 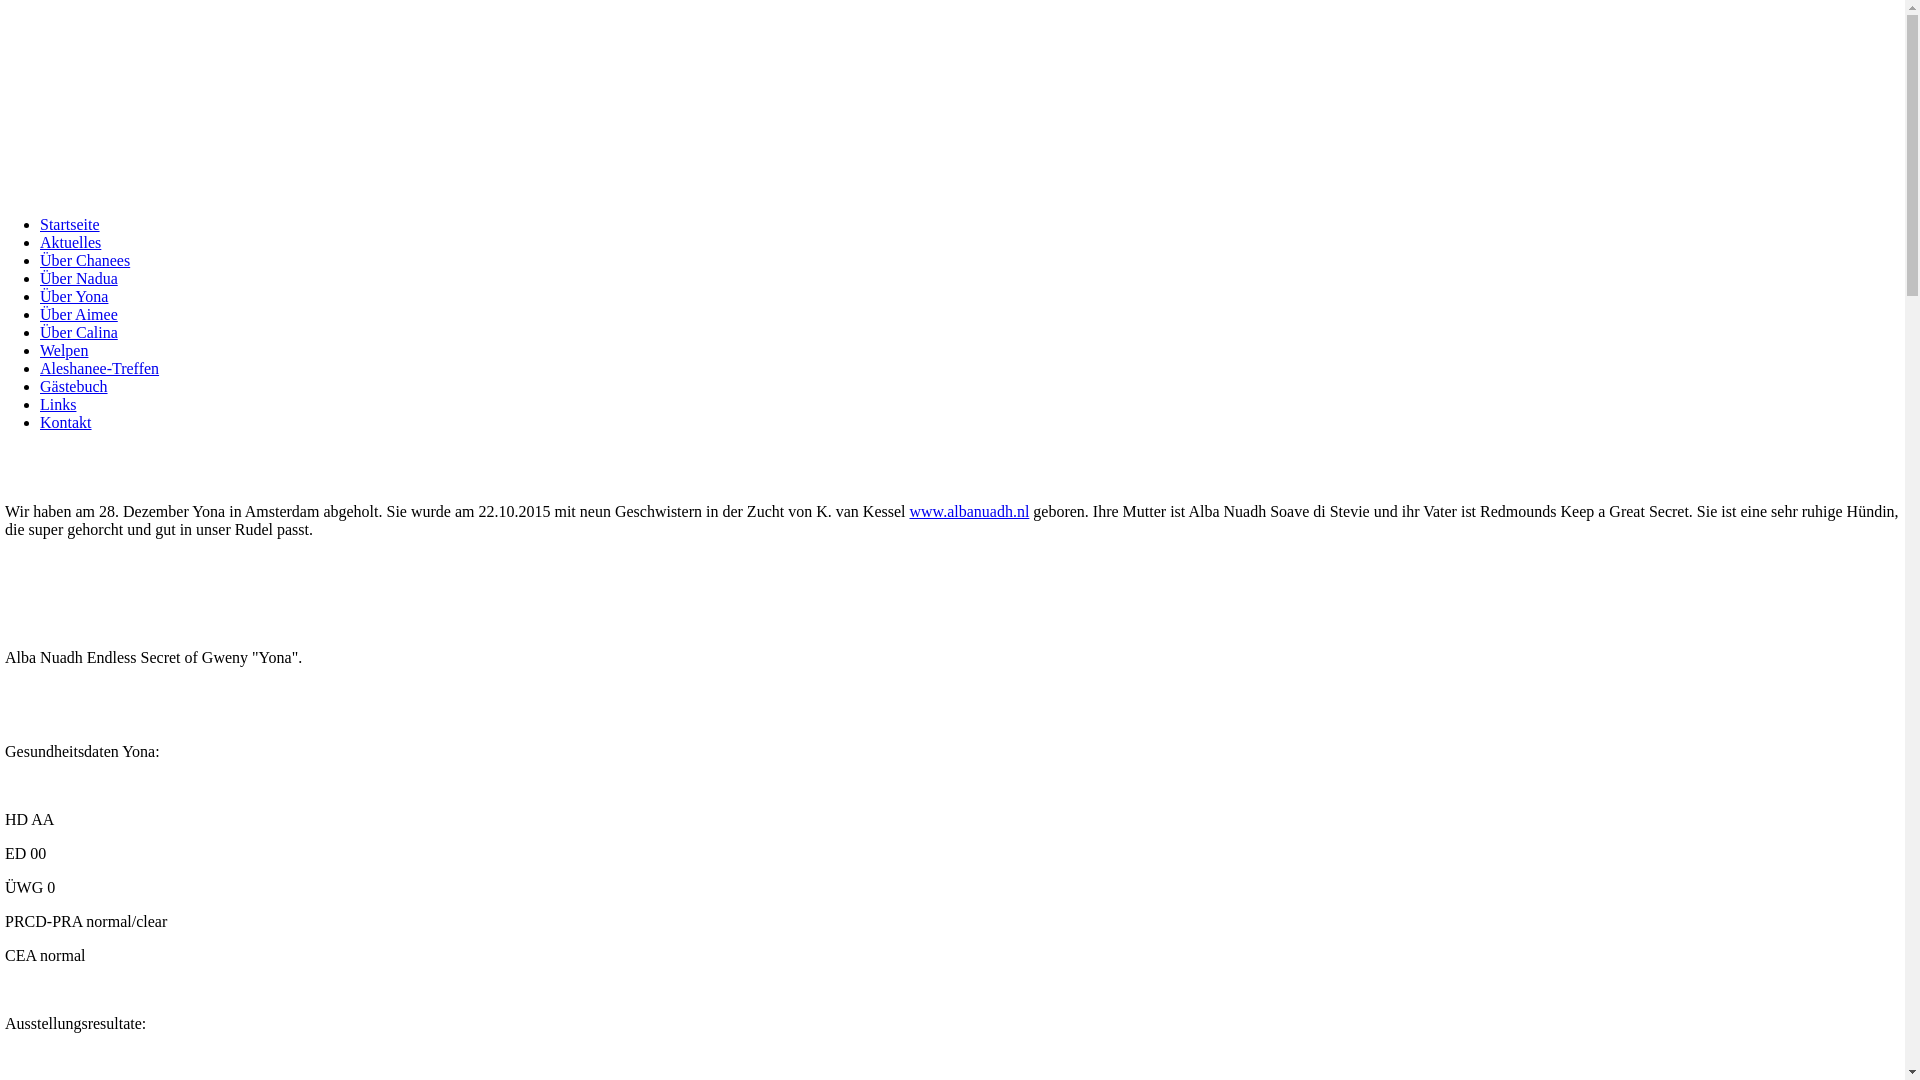 What do you see at coordinates (70, 224) in the screenshot?
I see `'Startseite'` at bounding box center [70, 224].